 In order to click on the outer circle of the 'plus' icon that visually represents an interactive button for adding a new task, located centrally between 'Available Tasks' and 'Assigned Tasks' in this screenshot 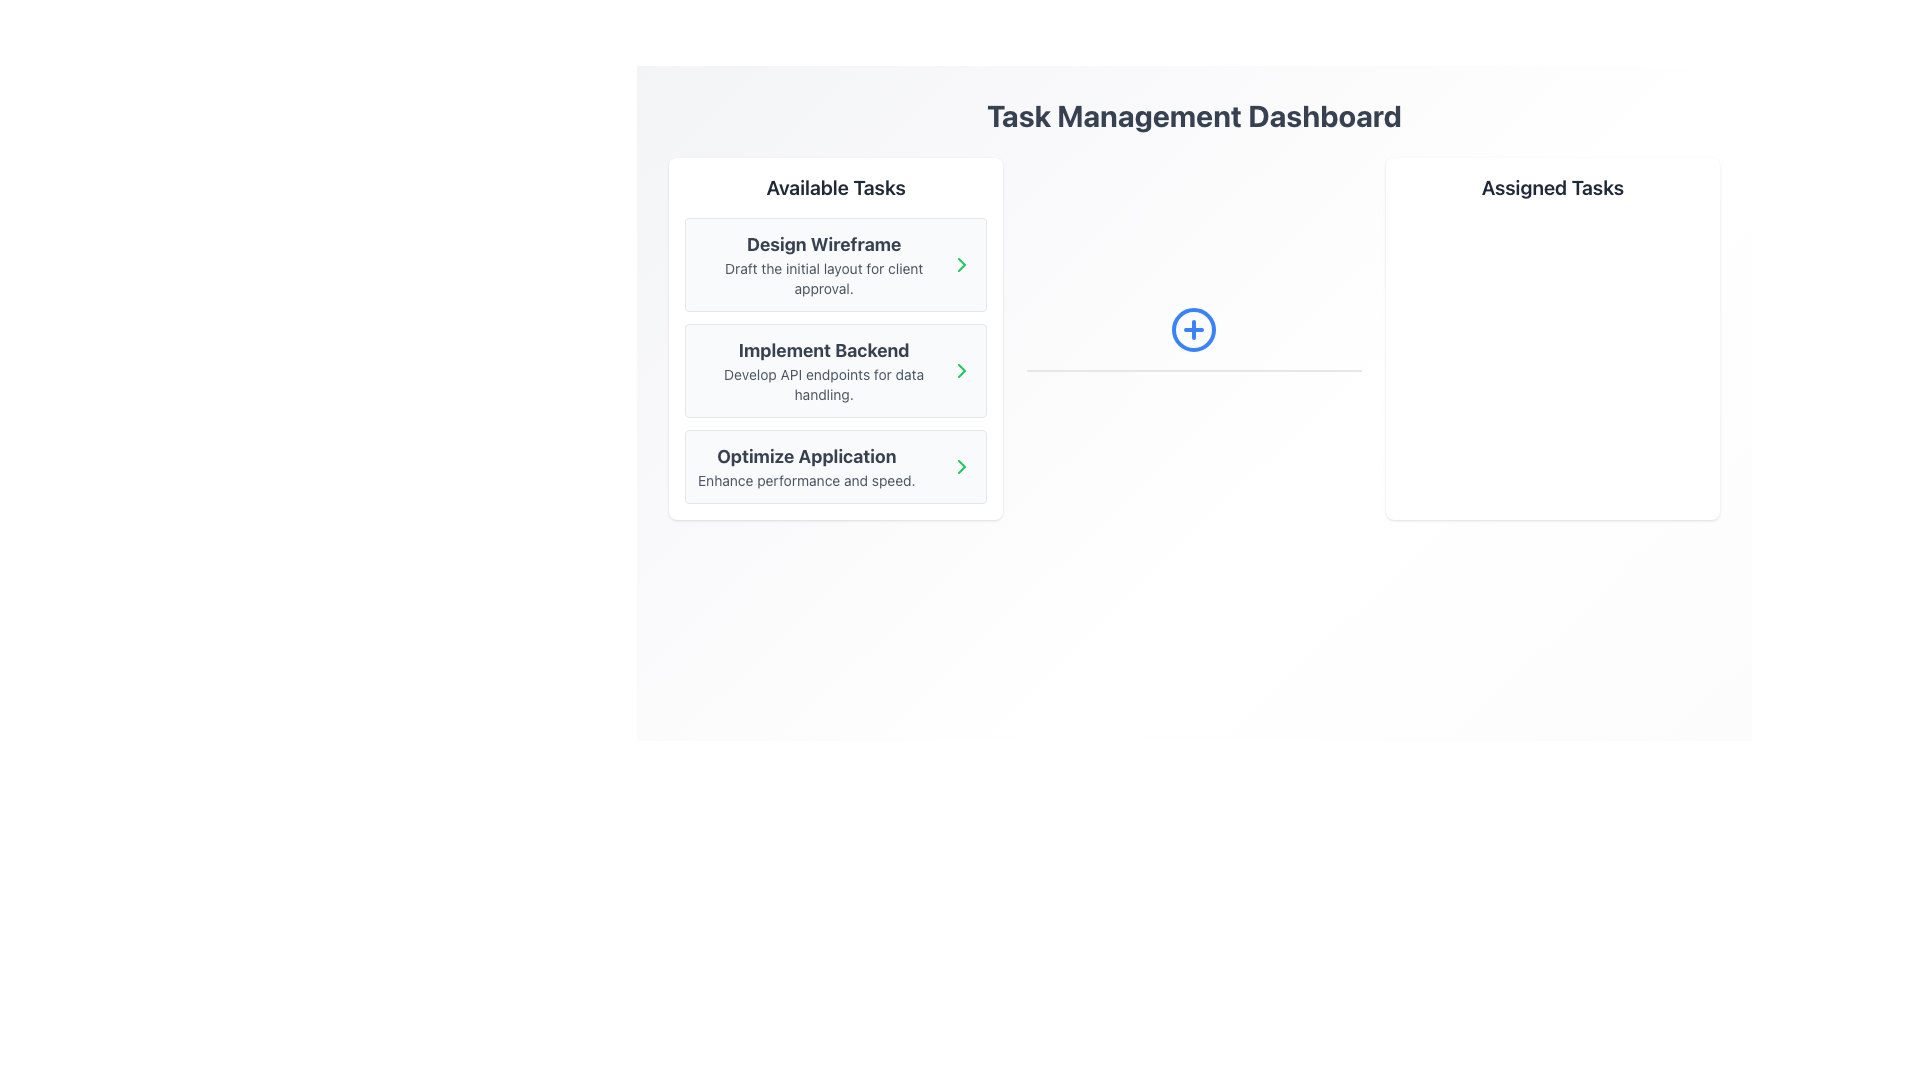, I will do `click(1194, 329)`.